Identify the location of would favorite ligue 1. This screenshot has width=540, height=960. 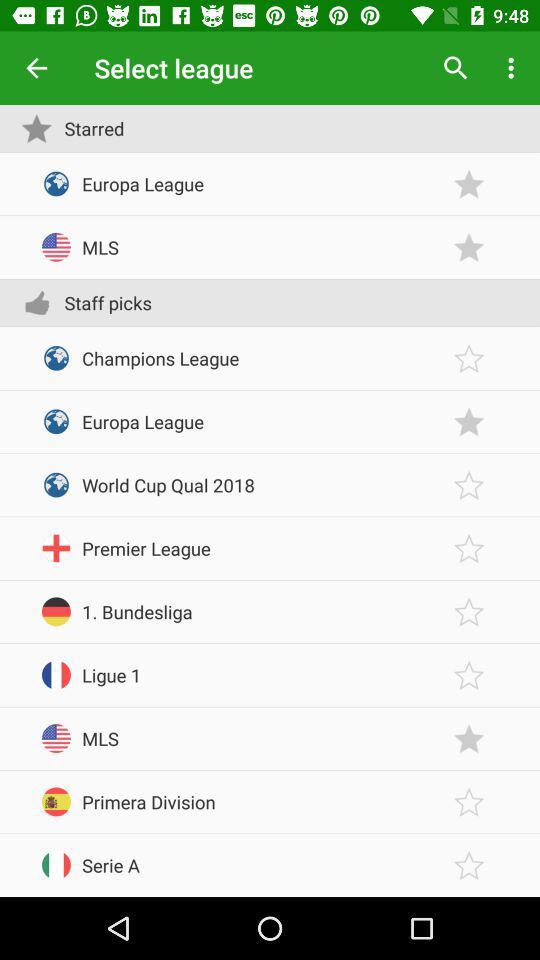
(469, 675).